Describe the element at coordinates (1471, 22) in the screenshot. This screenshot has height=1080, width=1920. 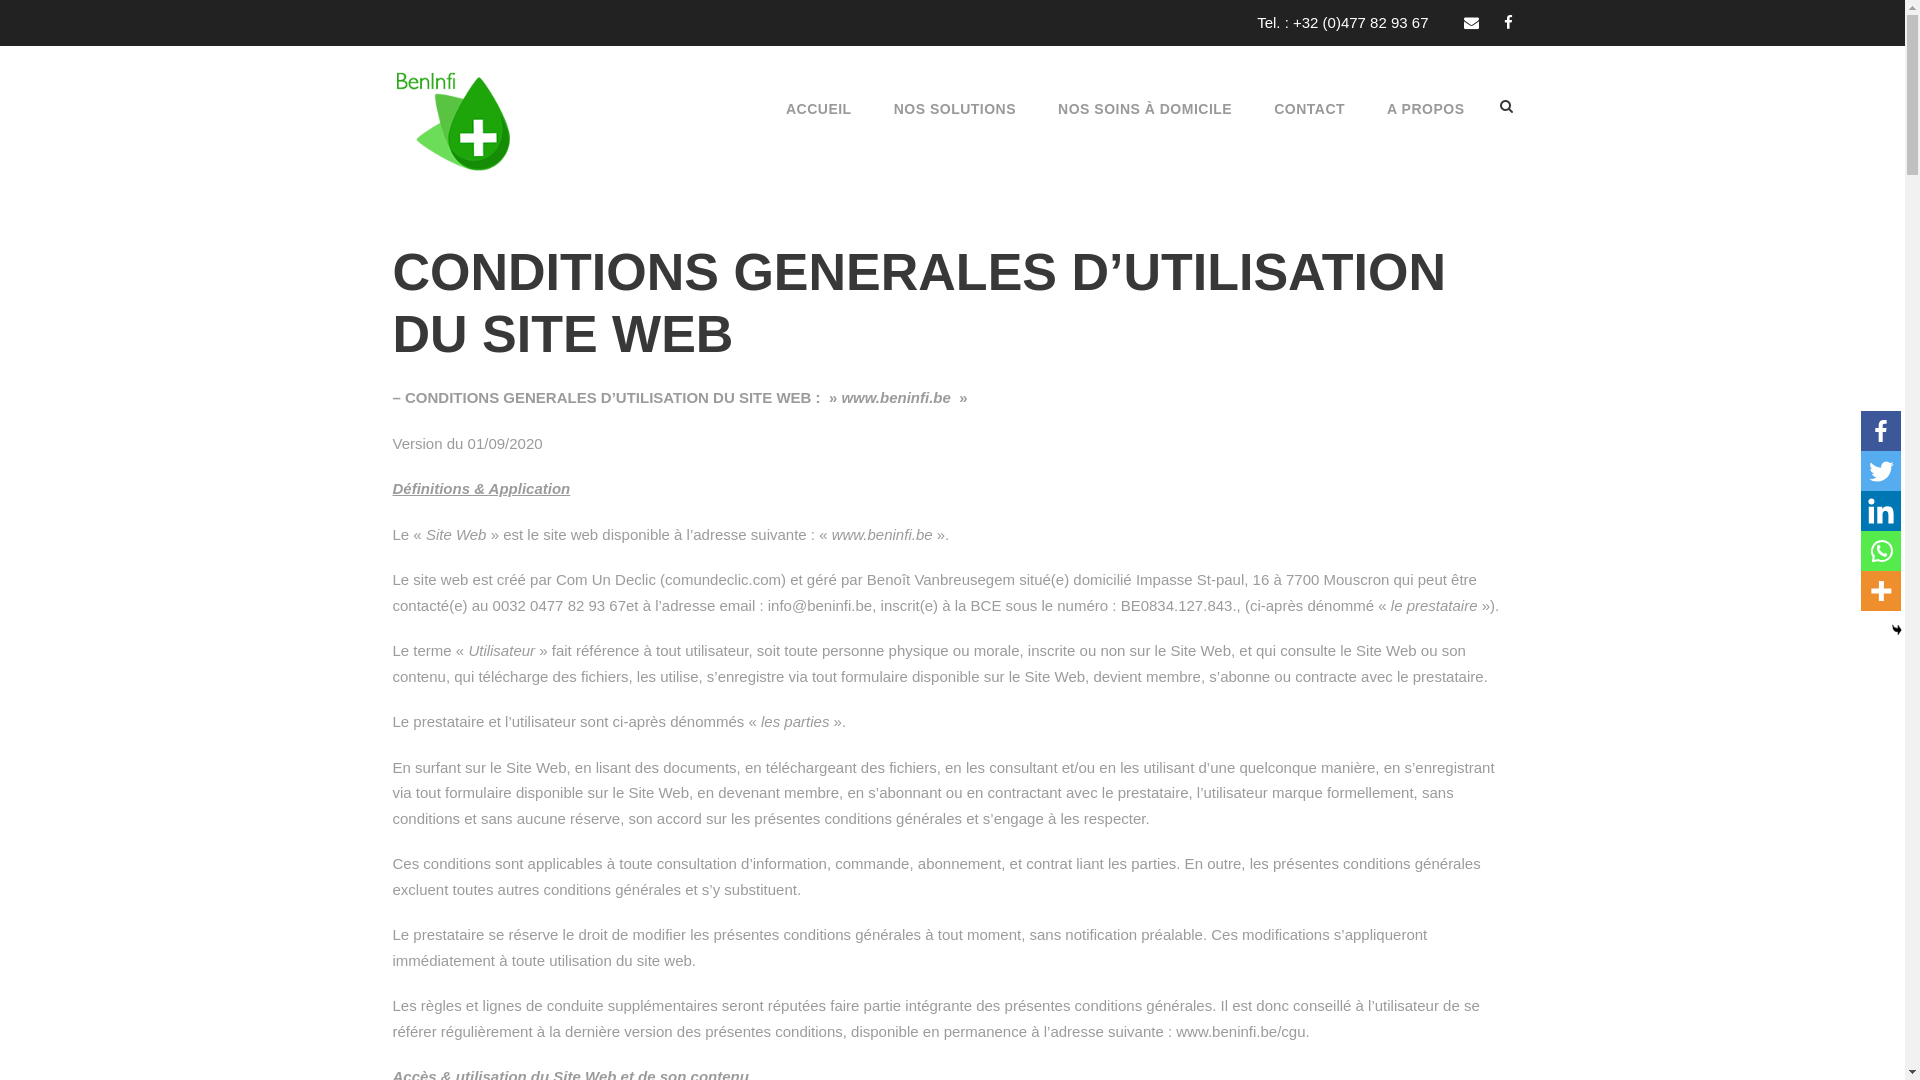
I see `'email'` at that location.